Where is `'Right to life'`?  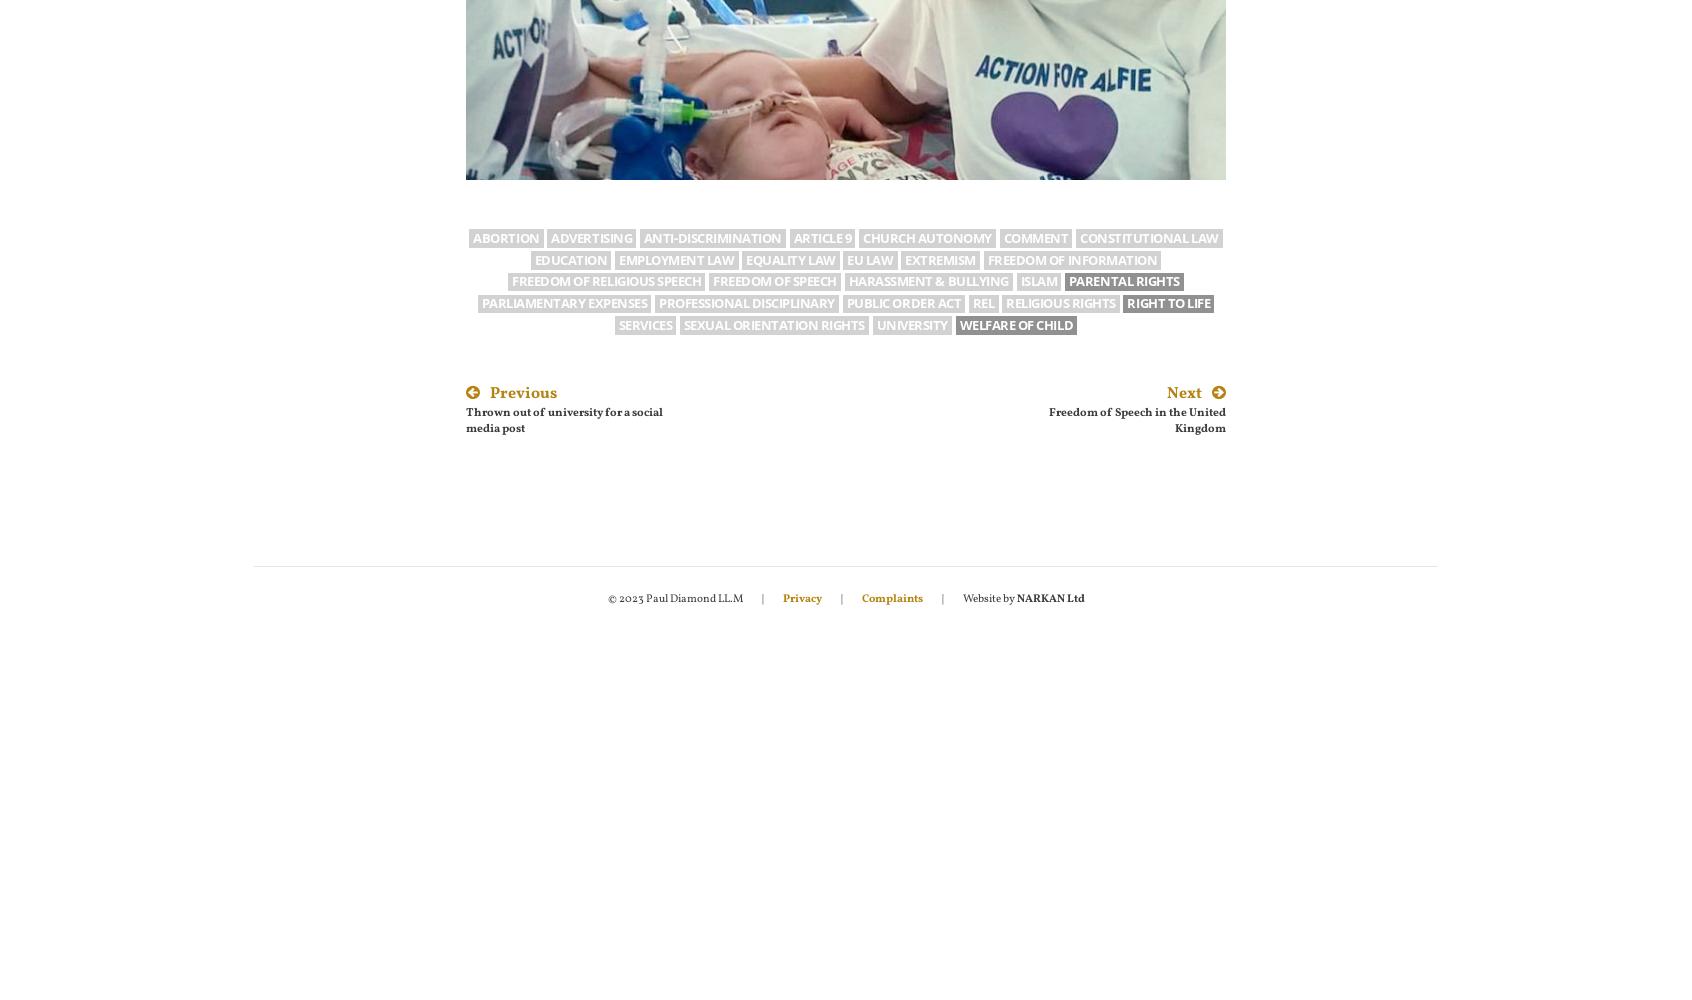
'Right to life' is located at coordinates (1167, 303).